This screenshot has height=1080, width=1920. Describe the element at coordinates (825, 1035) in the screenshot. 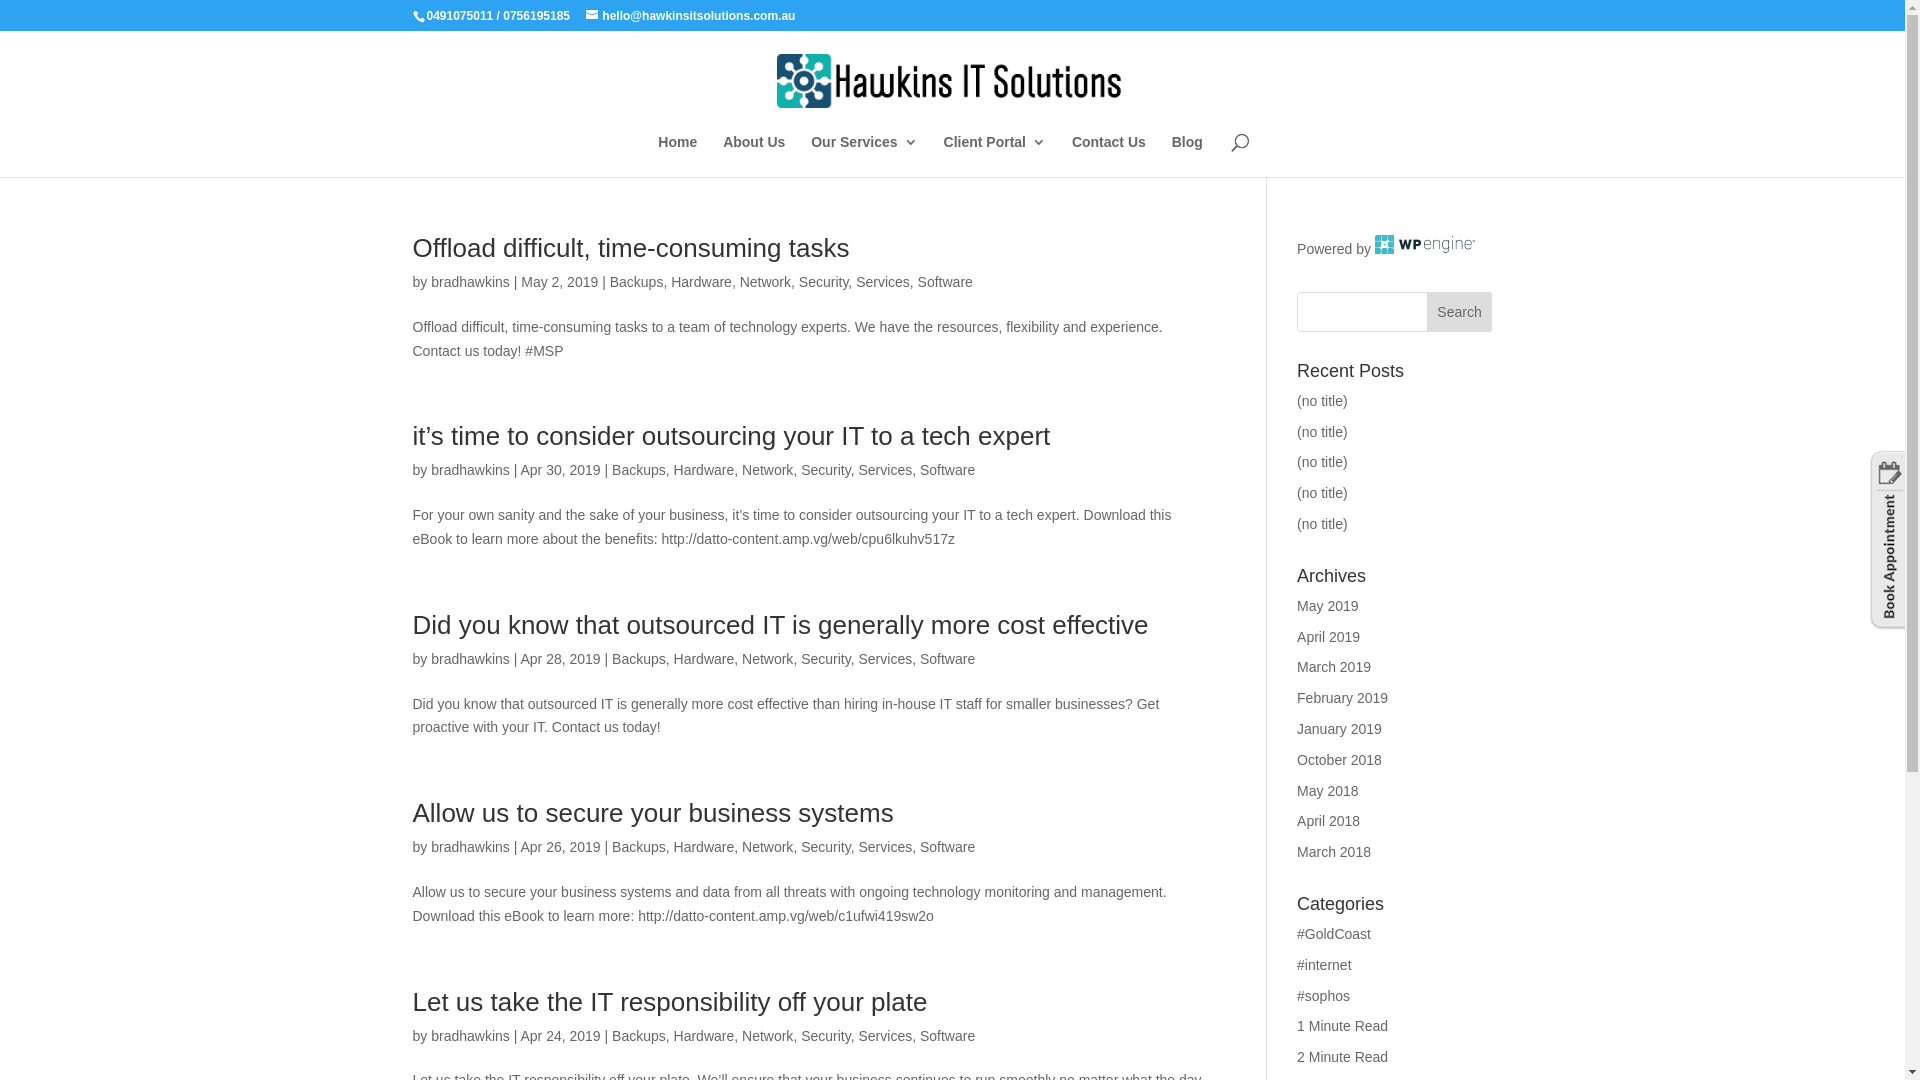

I see `'Security'` at that location.